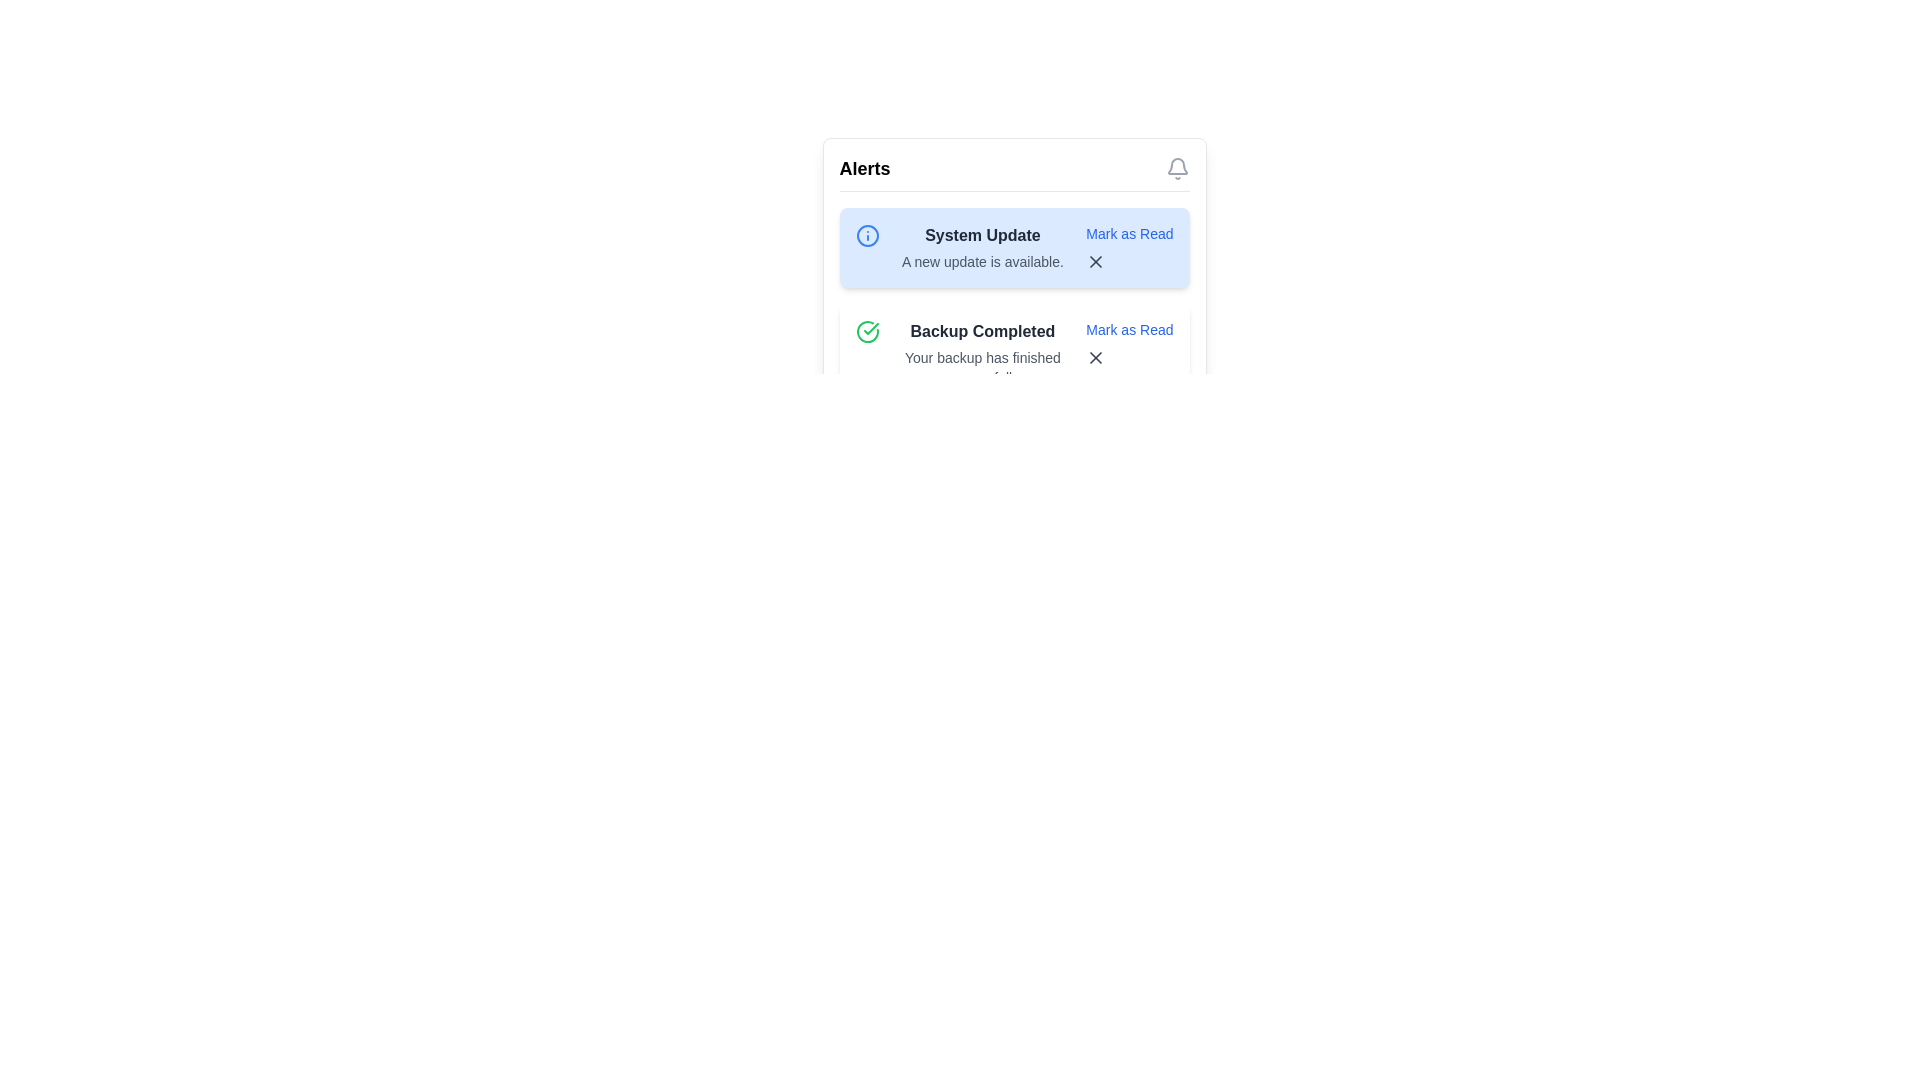 This screenshot has height=1080, width=1920. What do you see at coordinates (1129, 261) in the screenshot?
I see `the dismiss button located in the 'System Update' notification card` at bounding box center [1129, 261].